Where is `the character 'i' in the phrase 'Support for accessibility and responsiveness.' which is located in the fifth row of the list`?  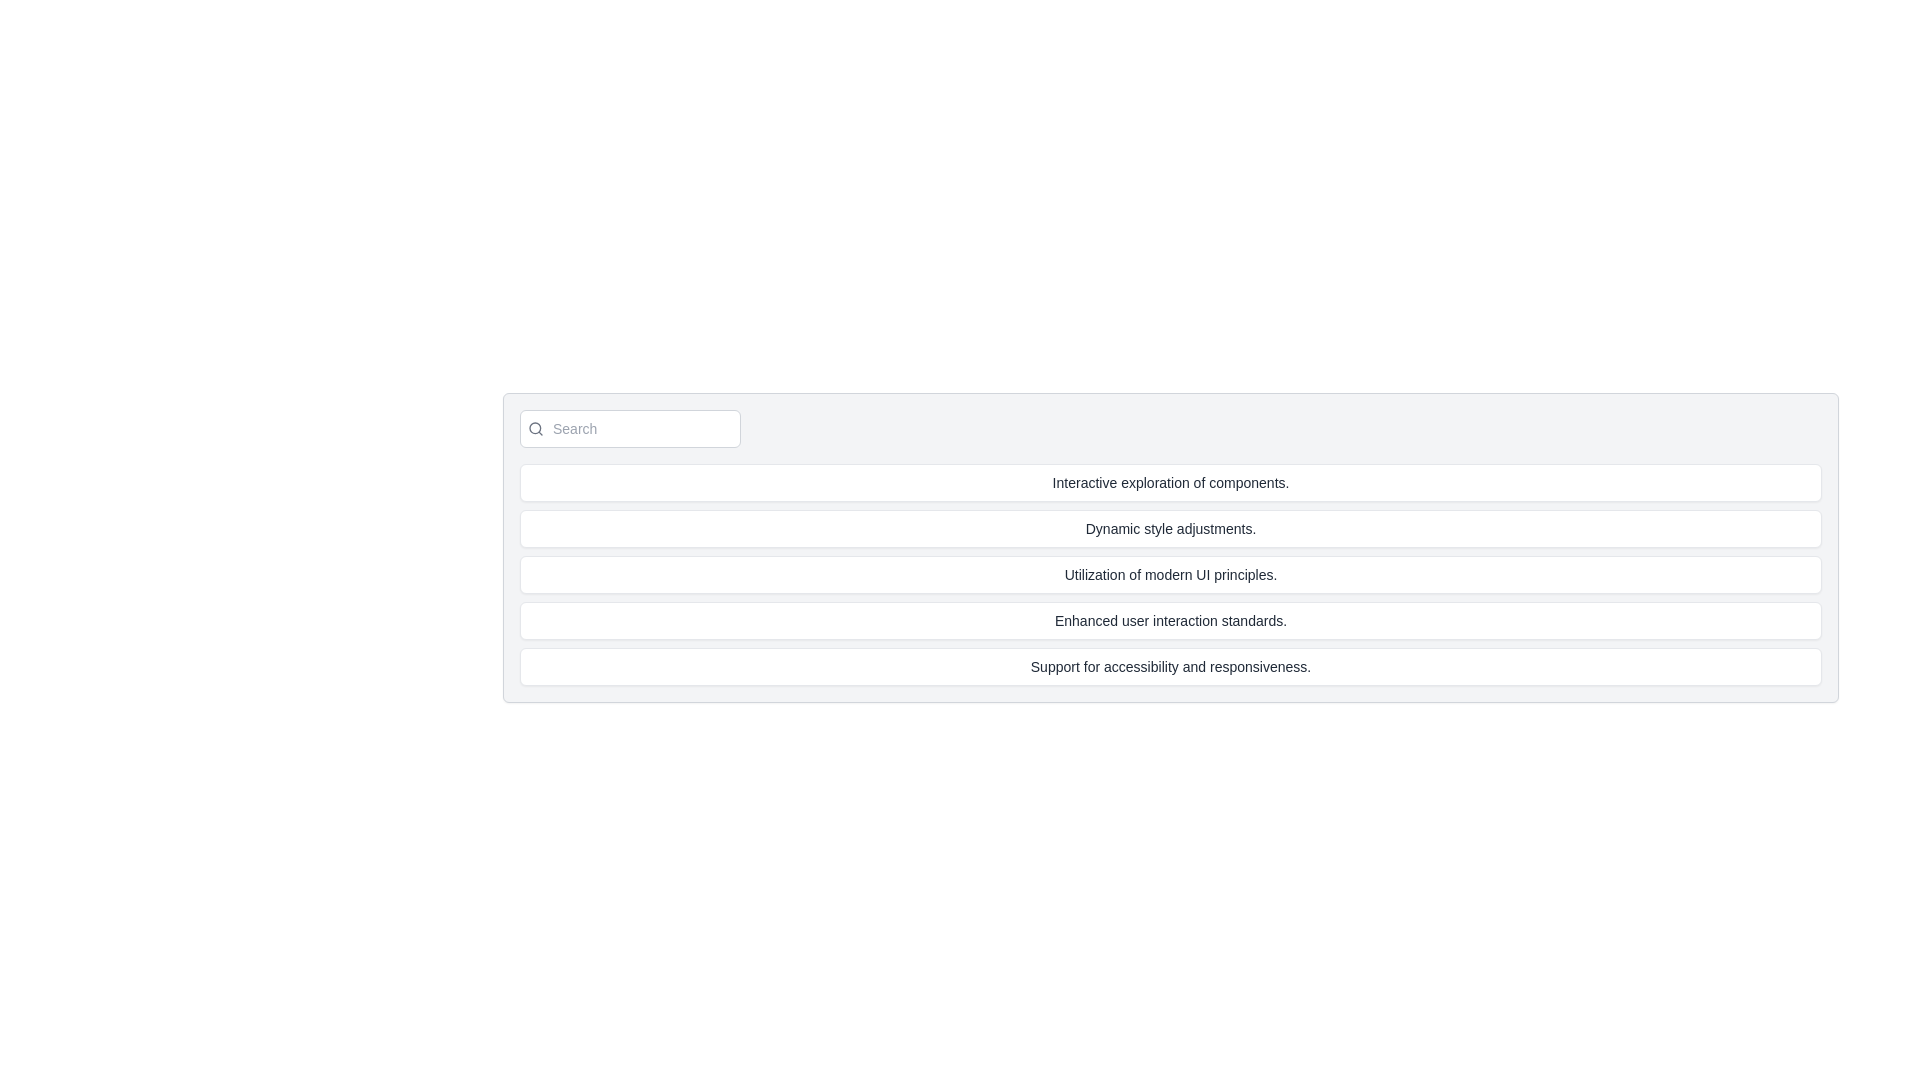 the character 'i' in the phrase 'Support for accessibility and responsiveness.' which is located in the fifth row of the list is located at coordinates (1160, 667).